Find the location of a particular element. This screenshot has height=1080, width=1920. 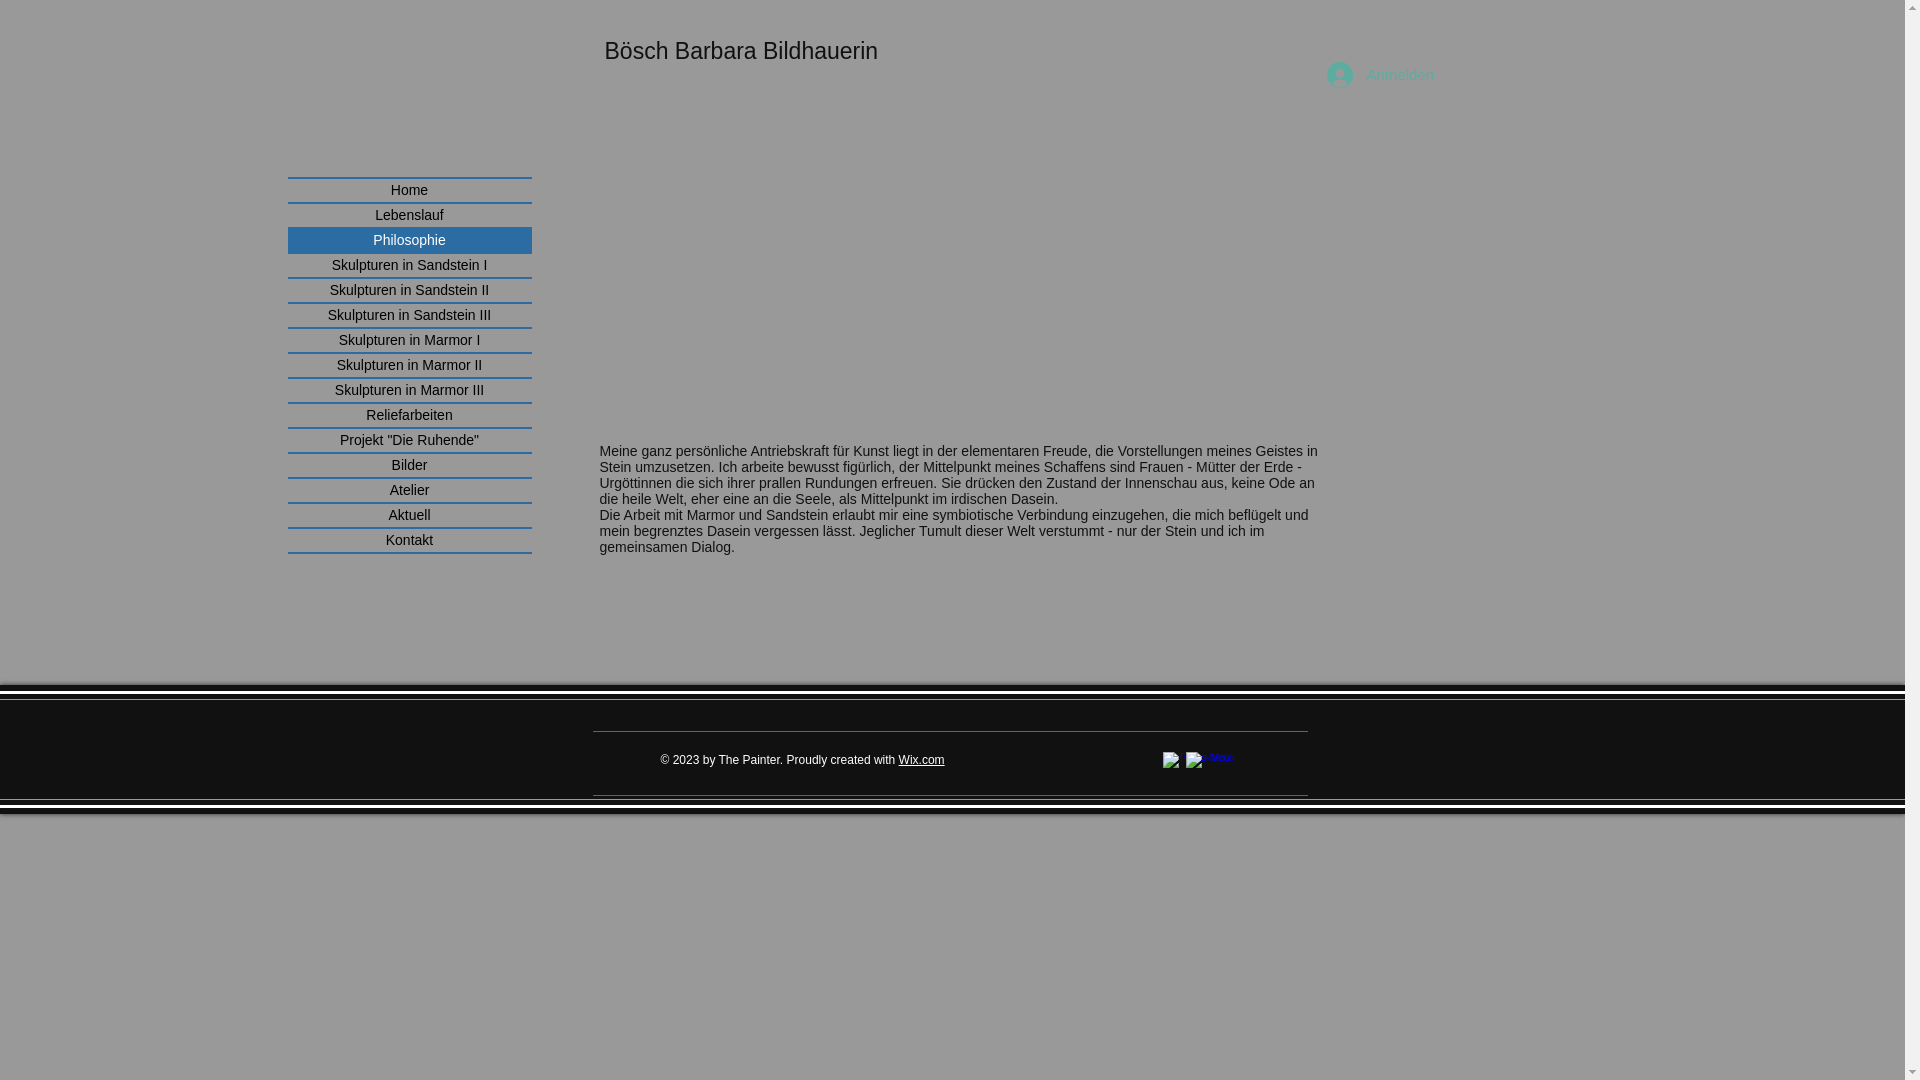

'Aktuell' is located at coordinates (408, 514).